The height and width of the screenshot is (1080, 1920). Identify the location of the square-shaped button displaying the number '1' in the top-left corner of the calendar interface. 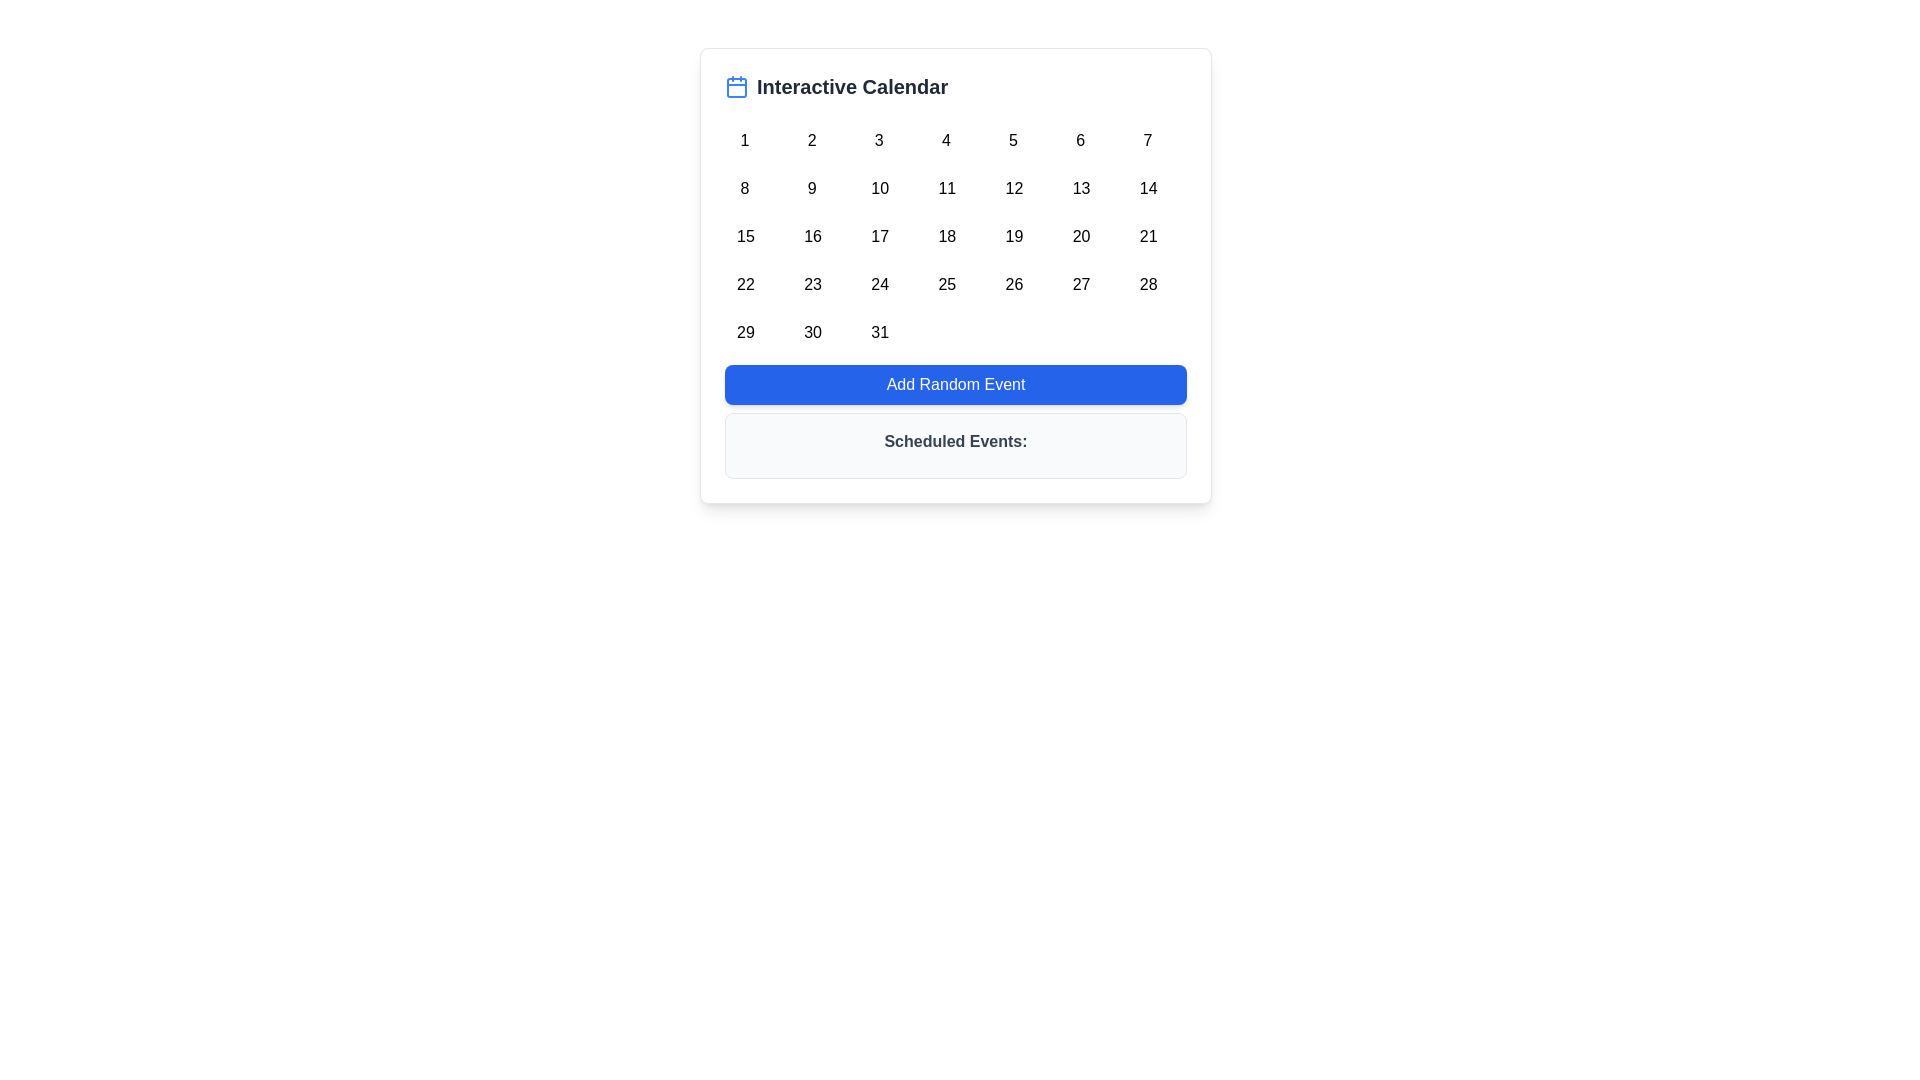
(743, 136).